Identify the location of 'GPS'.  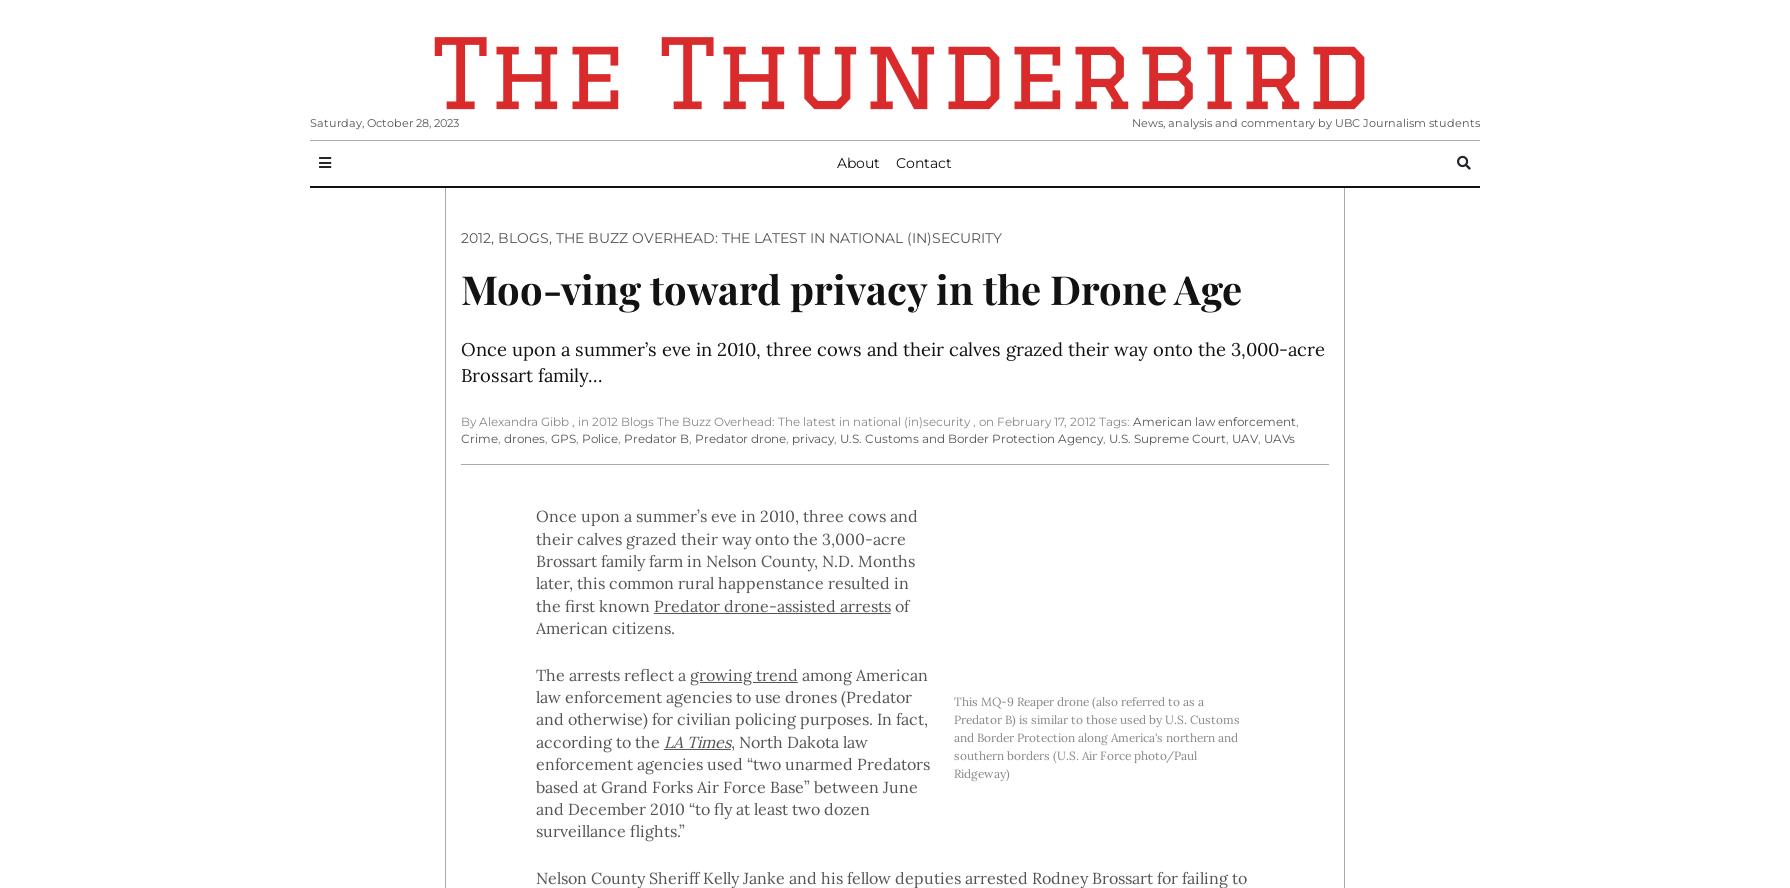
(562, 437).